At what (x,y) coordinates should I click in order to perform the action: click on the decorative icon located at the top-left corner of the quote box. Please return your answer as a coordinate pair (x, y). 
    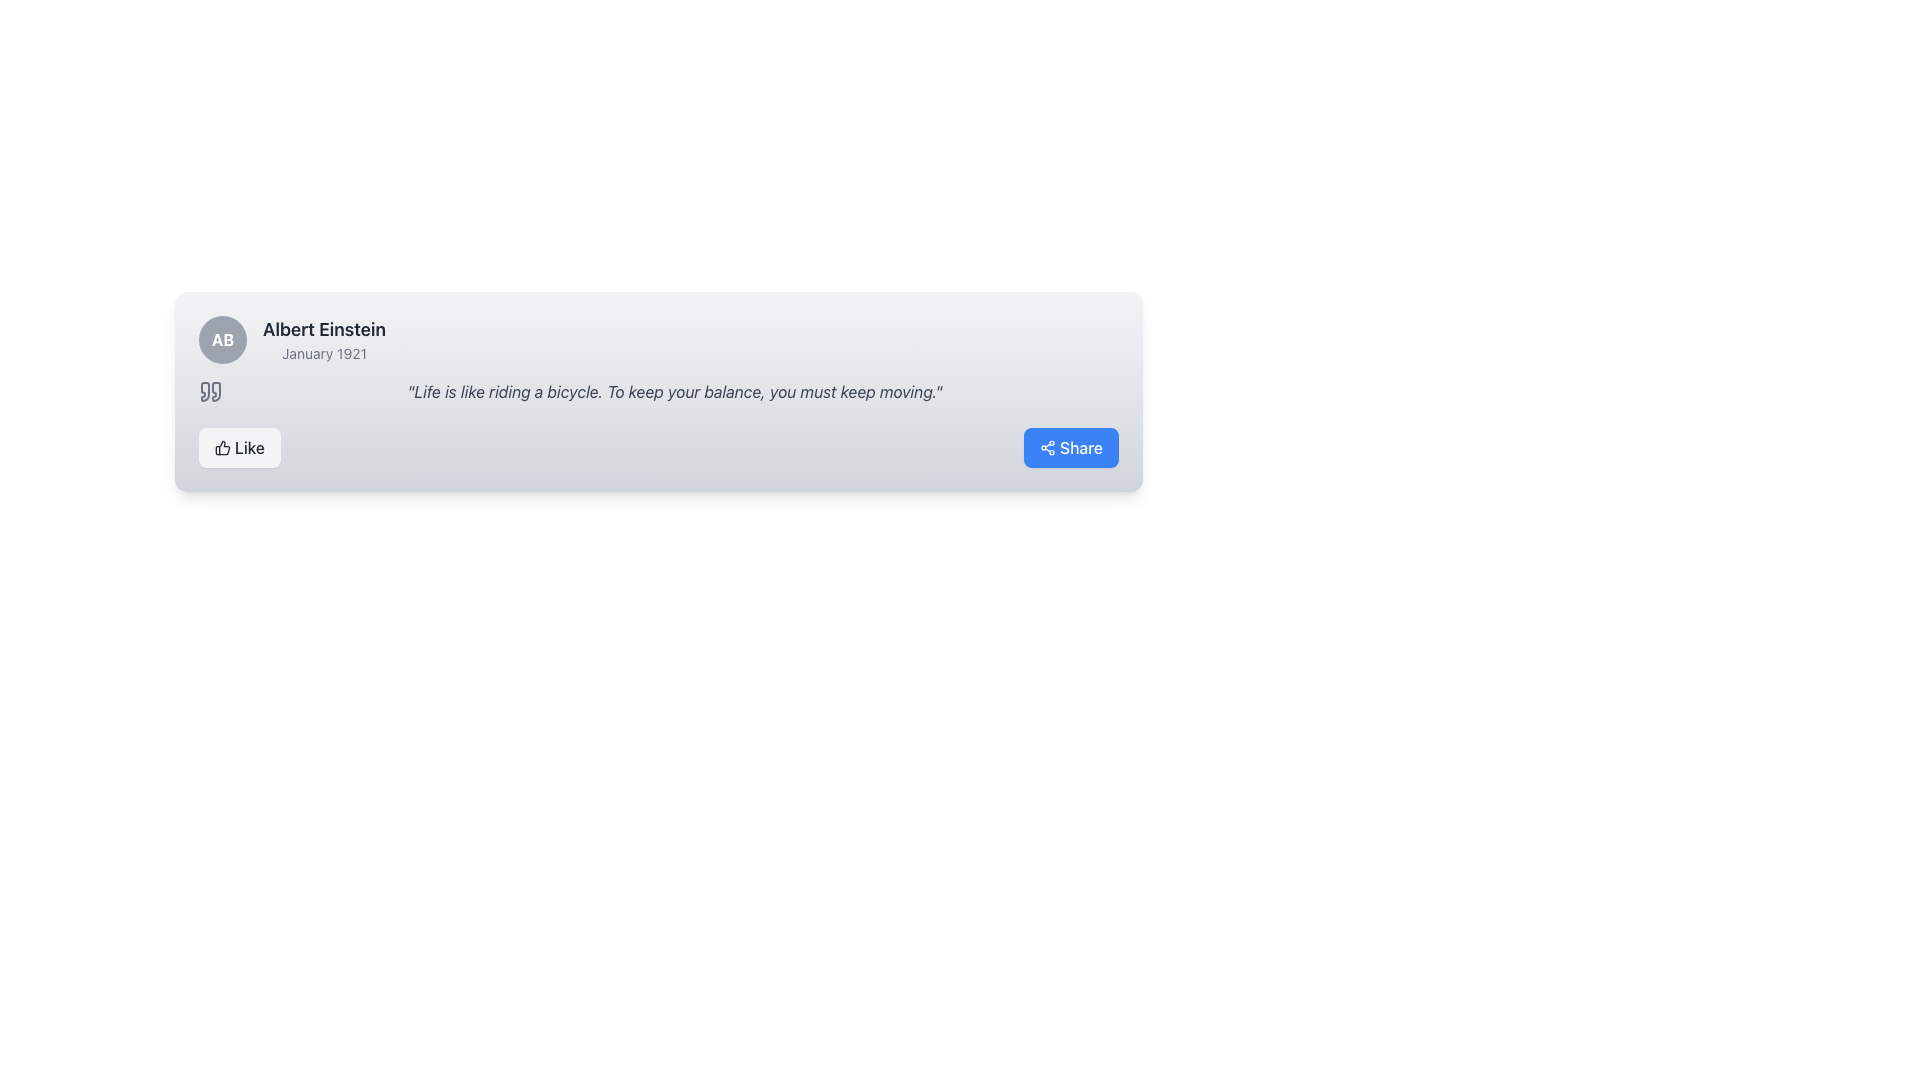
    Looking at the image, I should click on (211, 392).